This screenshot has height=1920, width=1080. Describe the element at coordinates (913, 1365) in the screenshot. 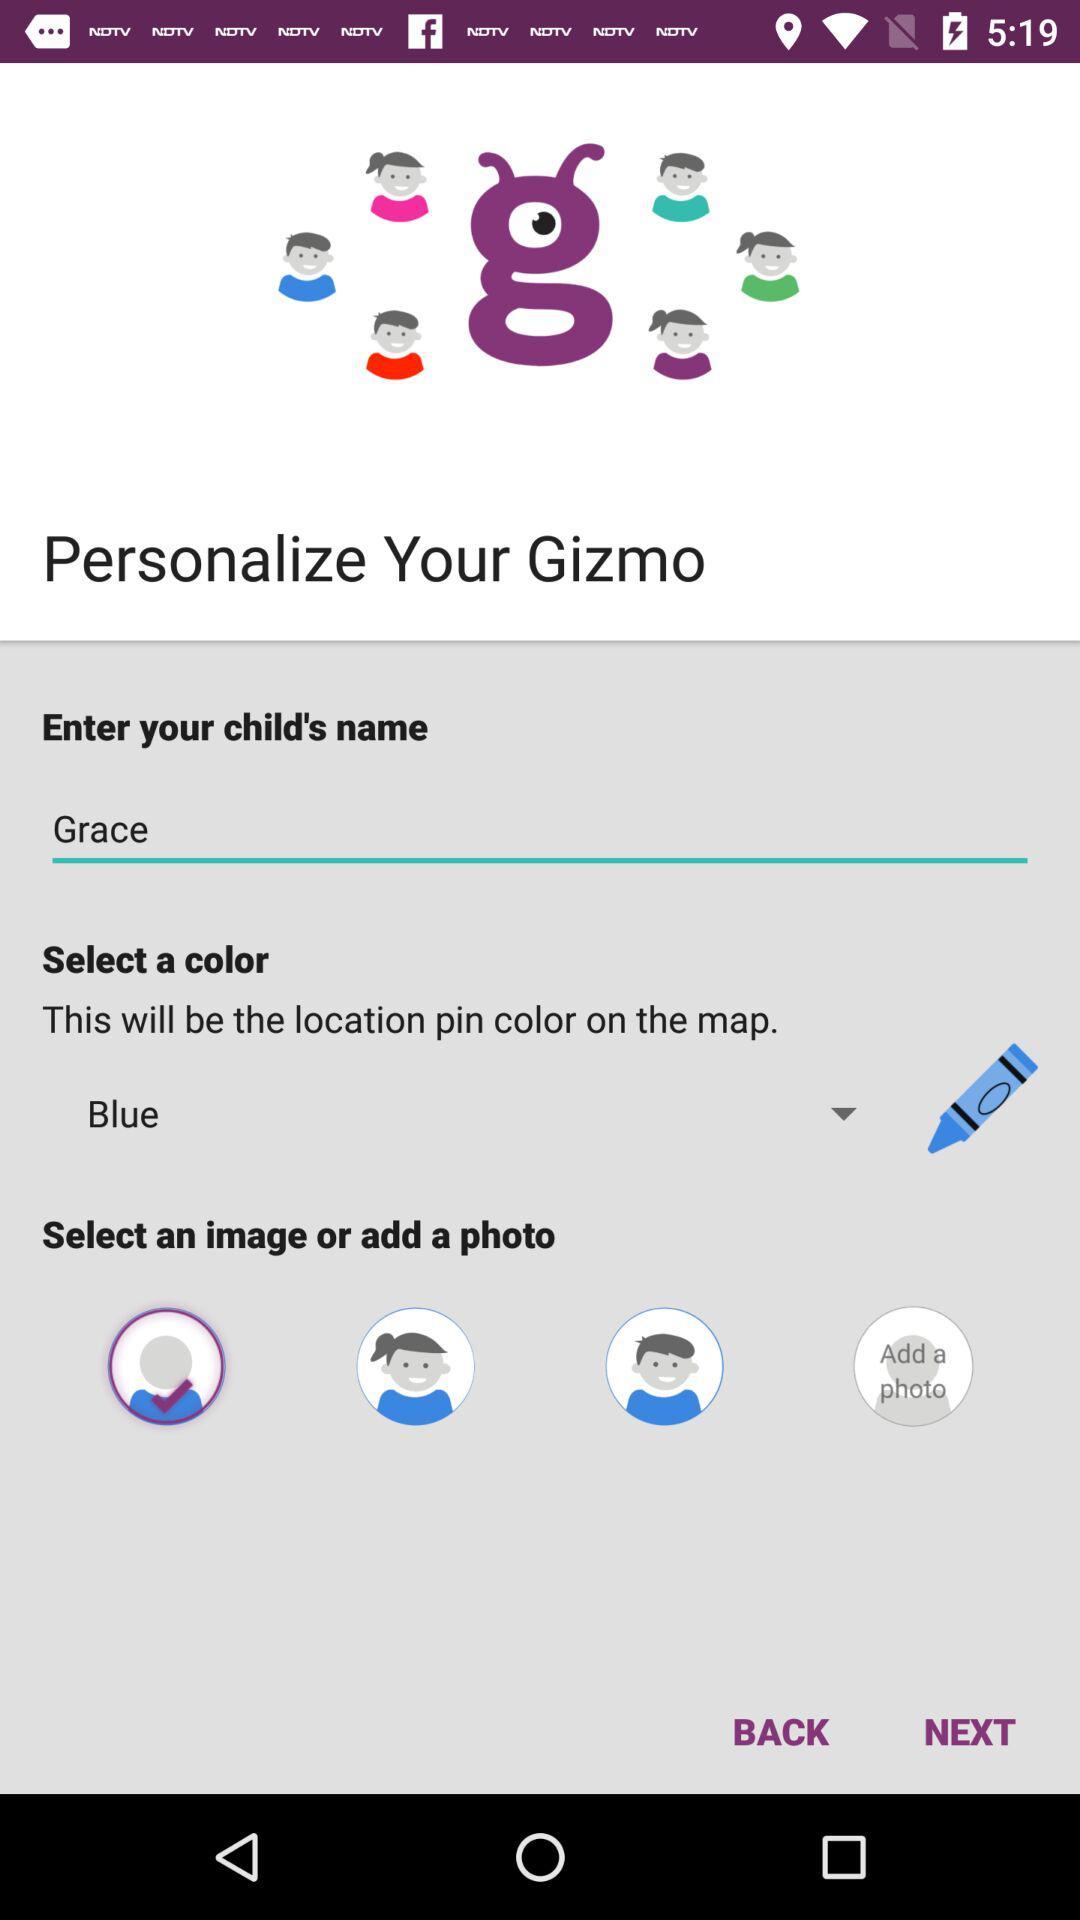

I see `profile photo` at that location.